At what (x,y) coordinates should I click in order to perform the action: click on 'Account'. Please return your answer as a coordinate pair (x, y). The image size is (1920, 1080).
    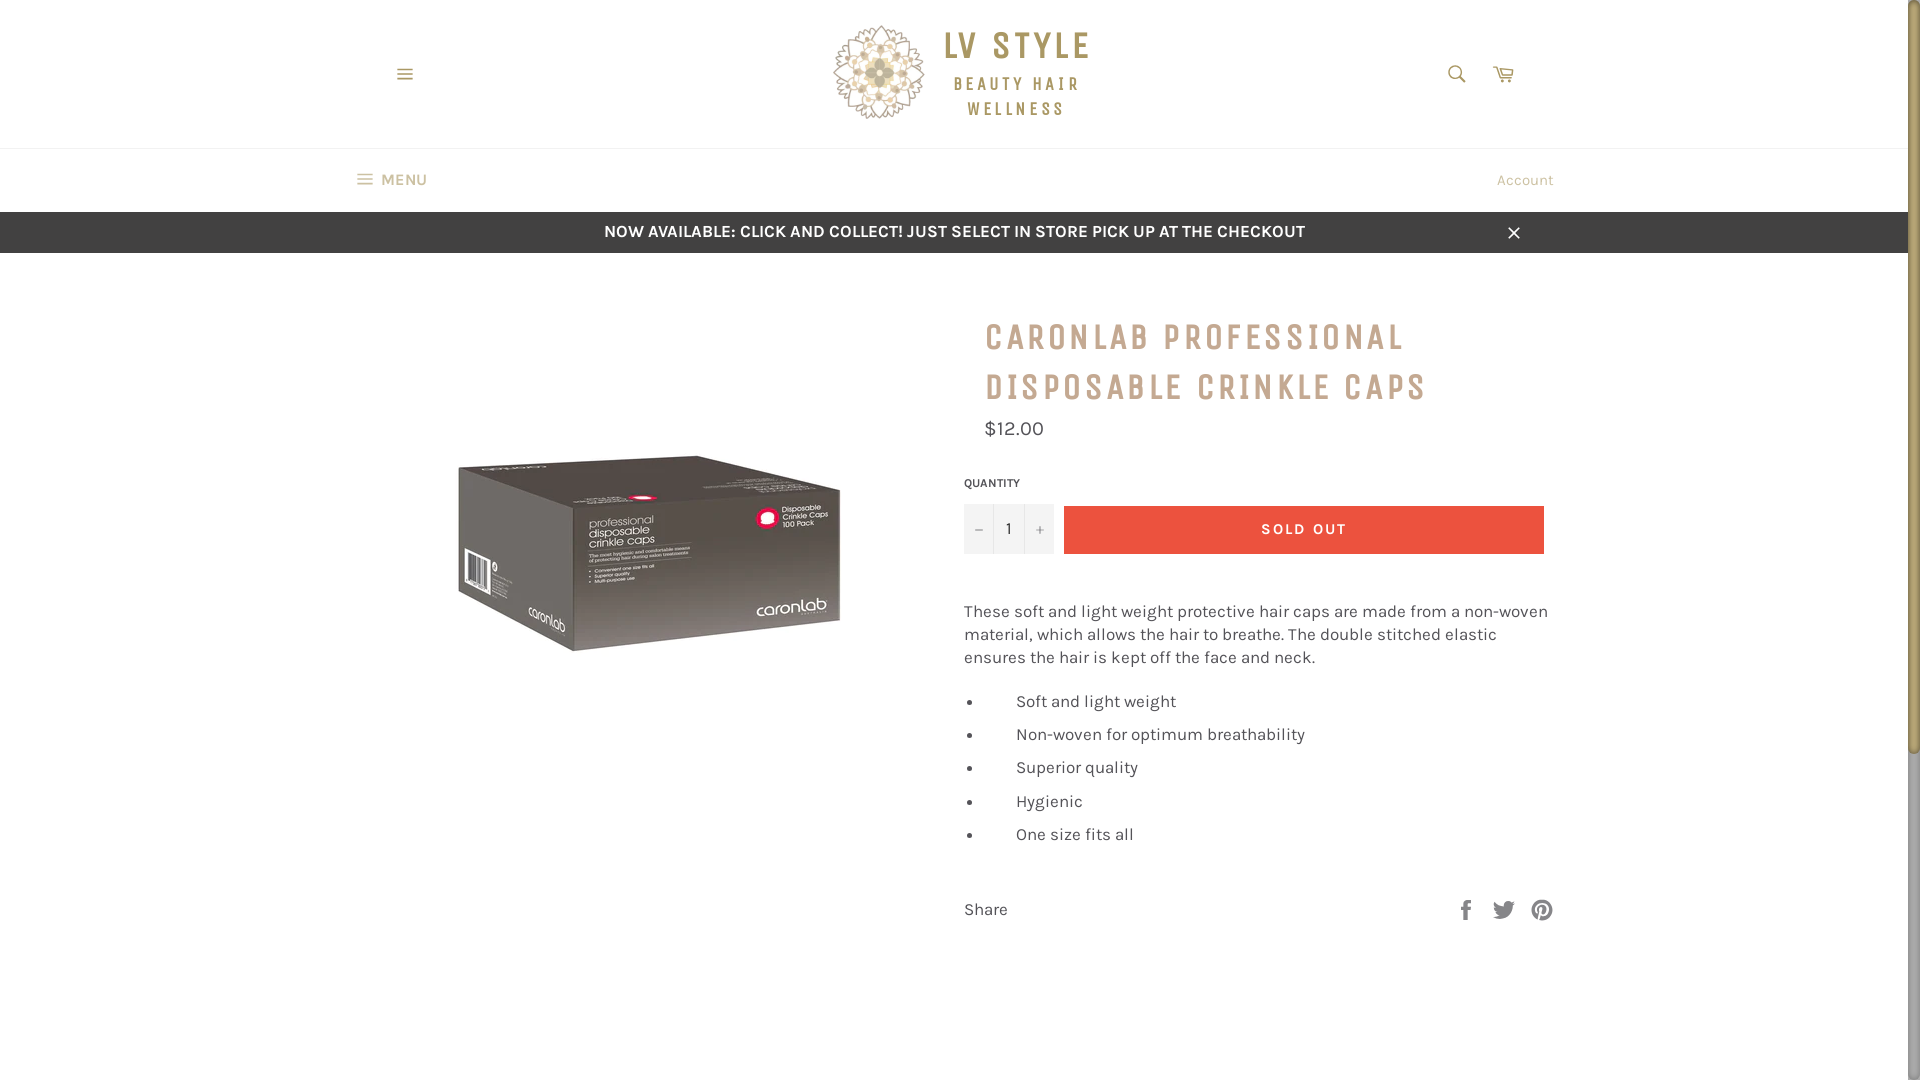
    Looking at the image, I should click on (1487, 180).